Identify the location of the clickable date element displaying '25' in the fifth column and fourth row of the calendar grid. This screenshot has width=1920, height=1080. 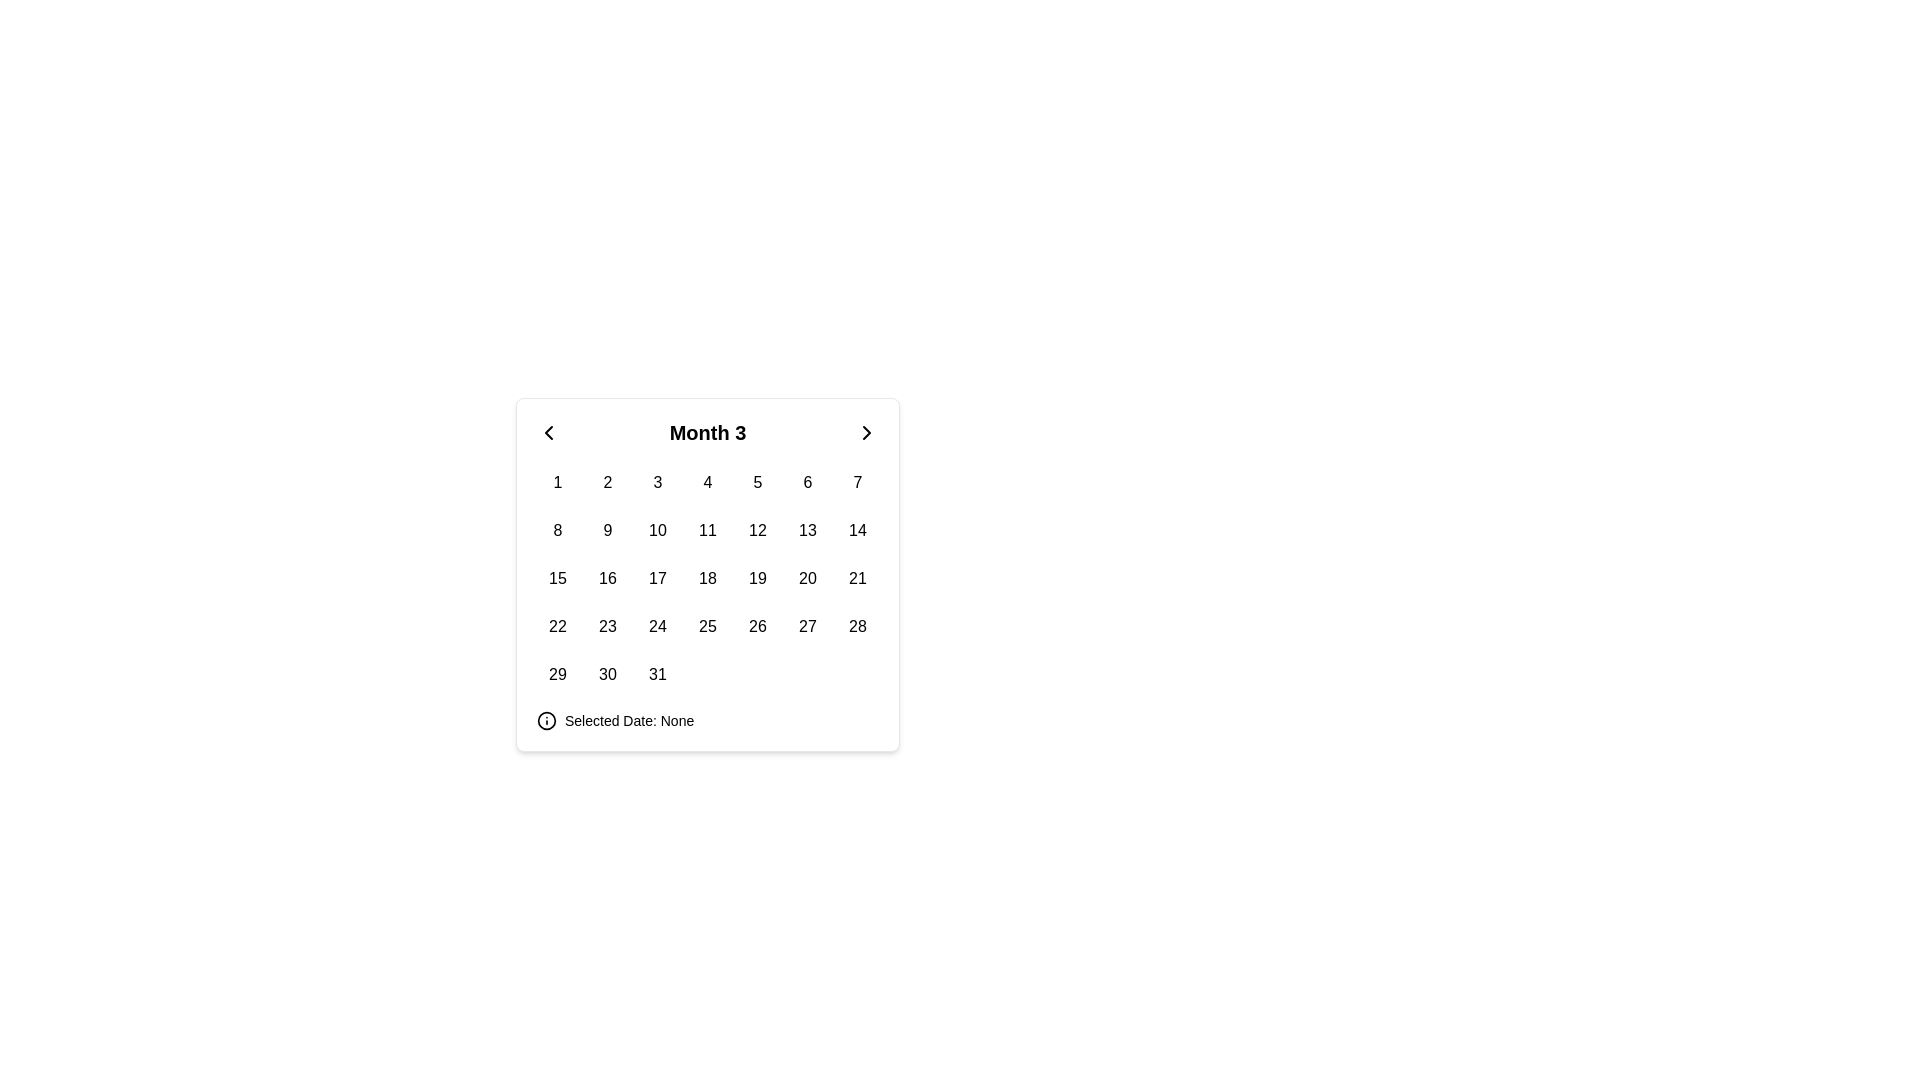
(708, 626).